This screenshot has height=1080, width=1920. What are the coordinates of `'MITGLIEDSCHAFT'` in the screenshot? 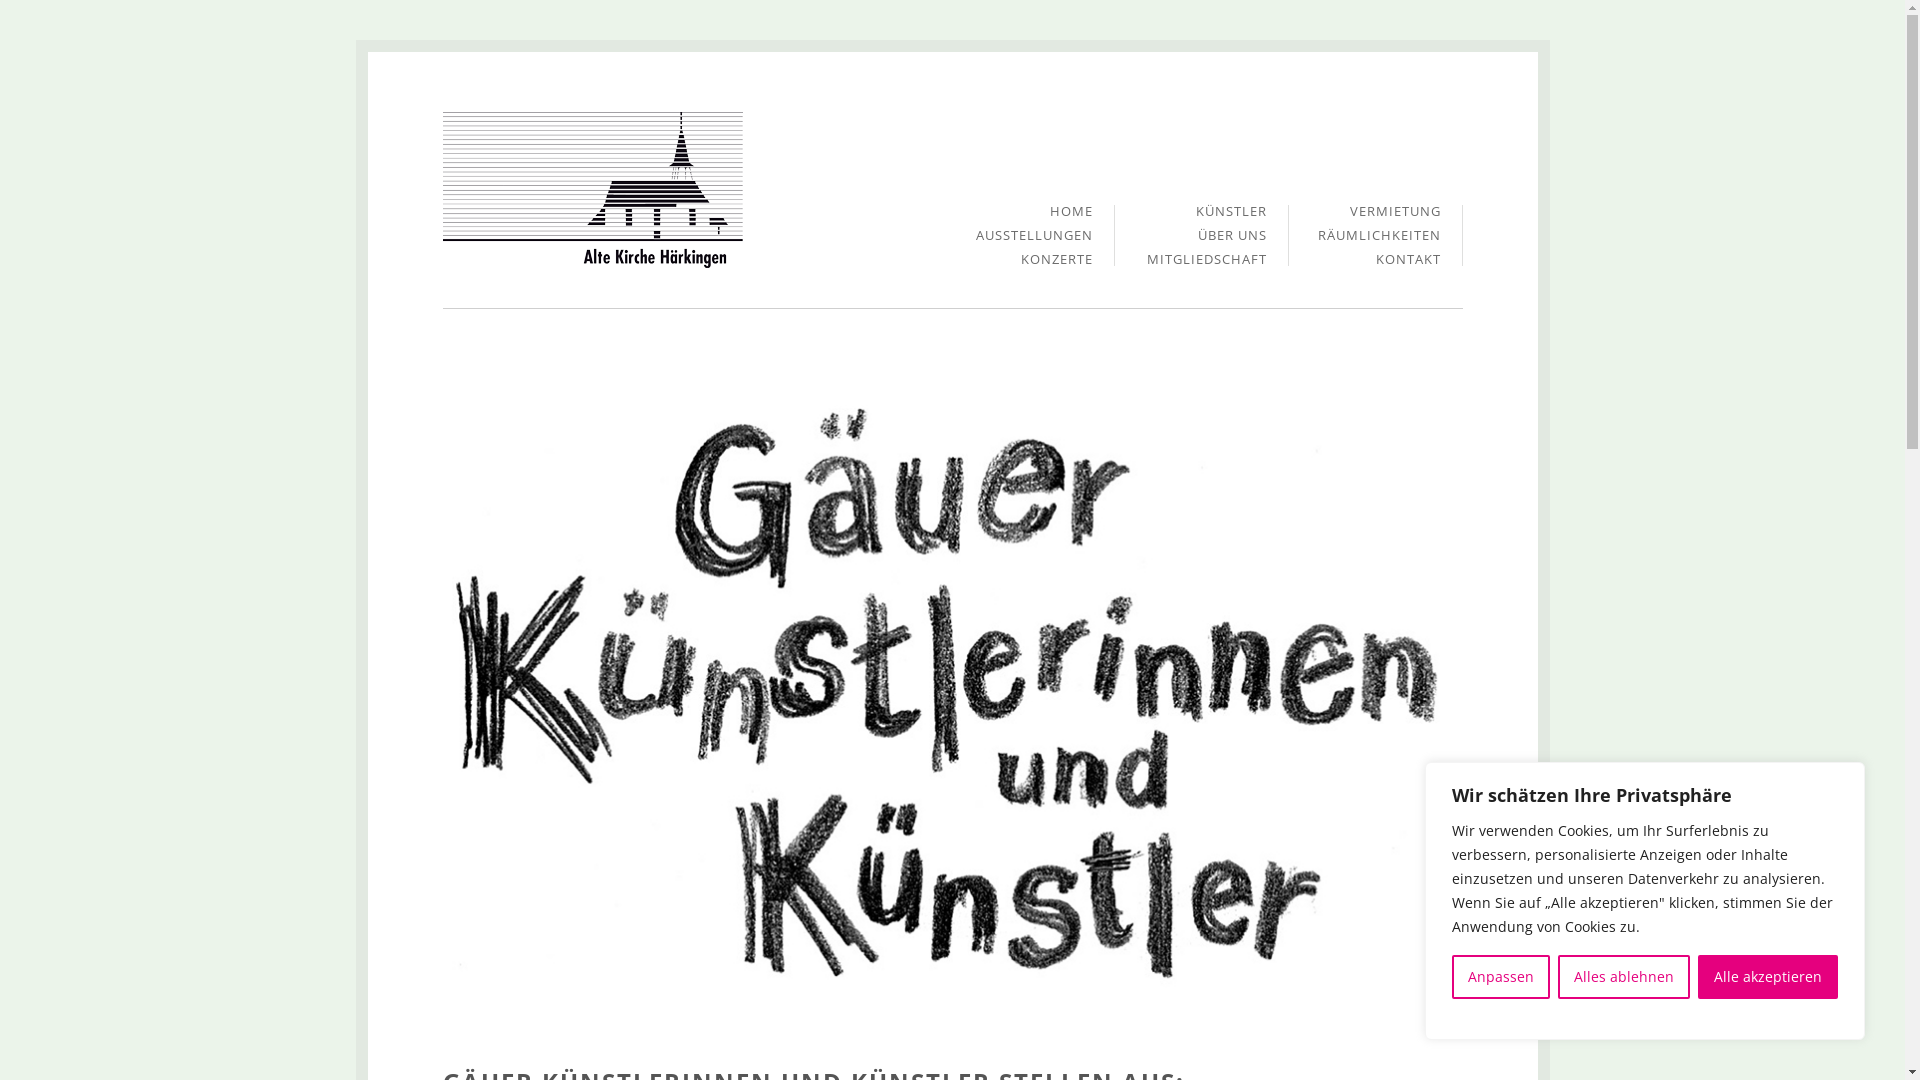 It's located at (1204, 258).